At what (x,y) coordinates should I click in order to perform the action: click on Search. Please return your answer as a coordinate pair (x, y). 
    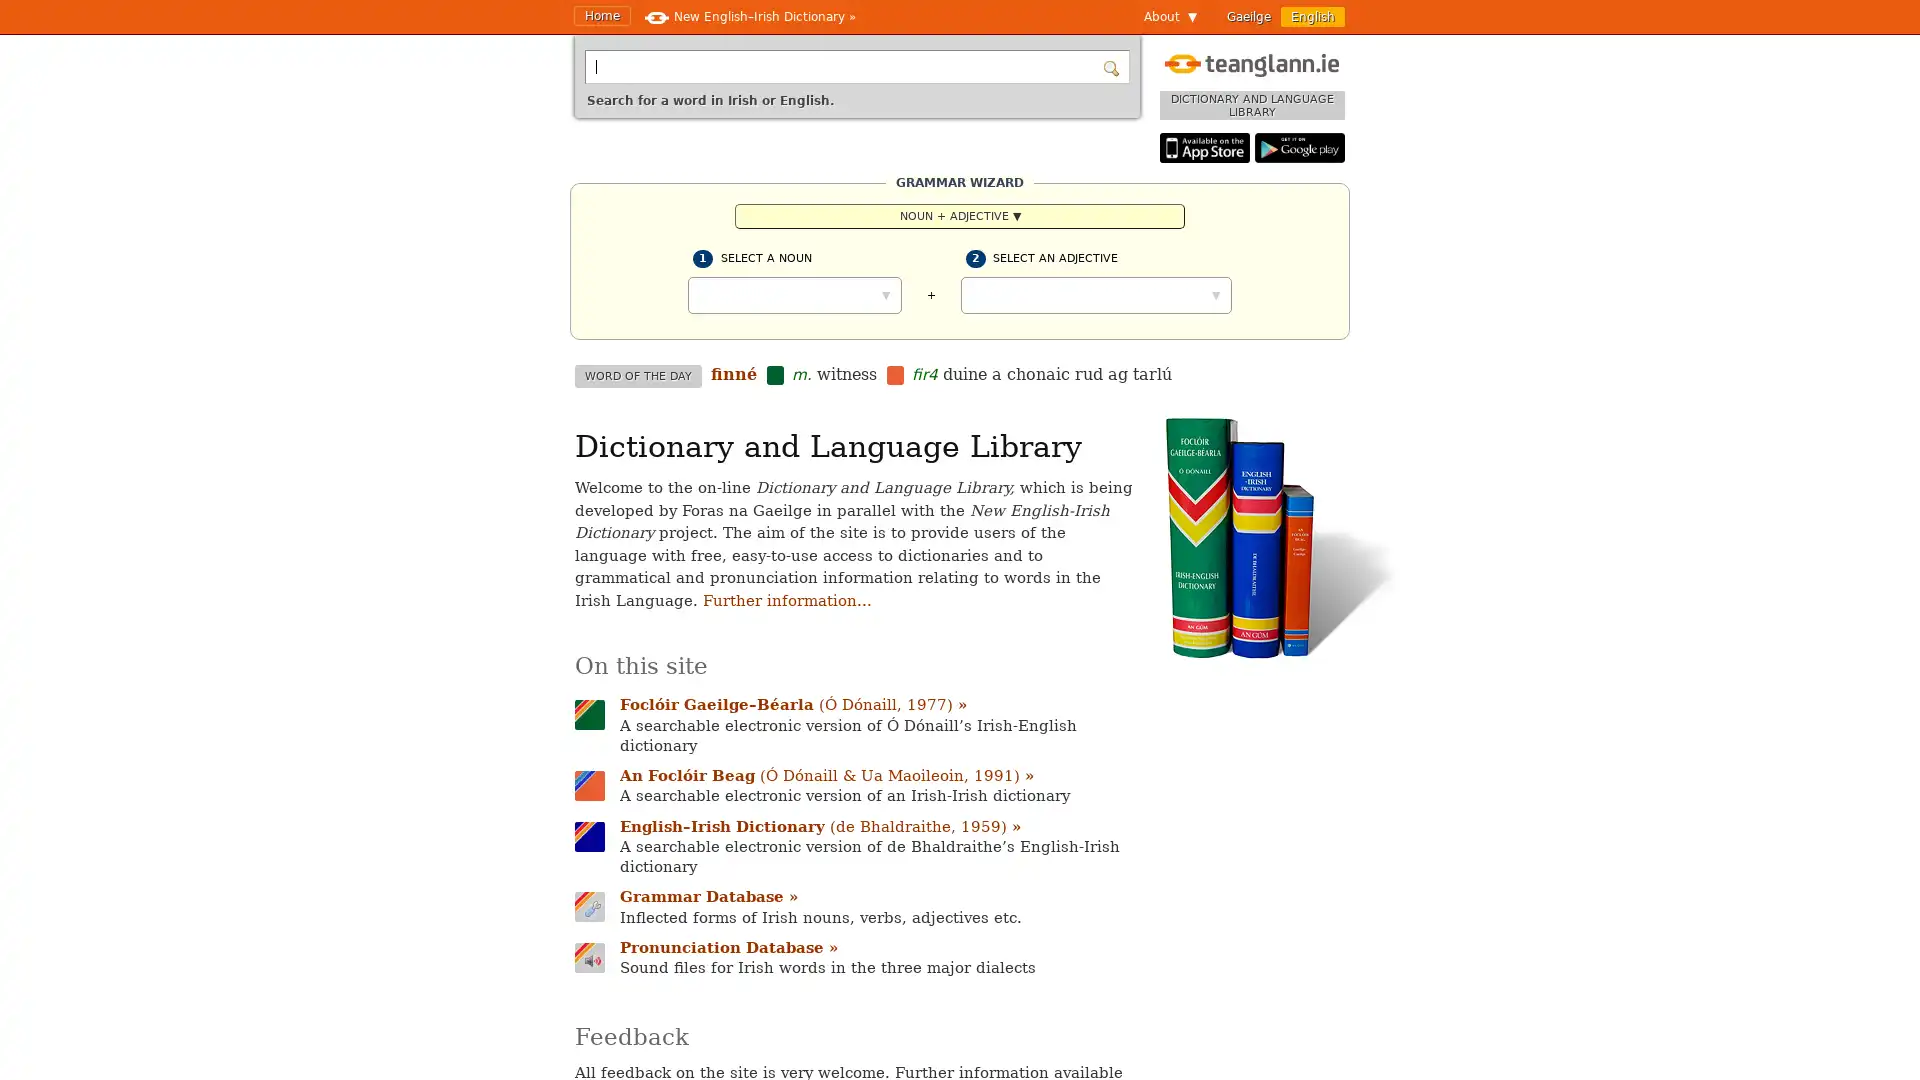
    Looking at the image, I should click on (1112, 65).